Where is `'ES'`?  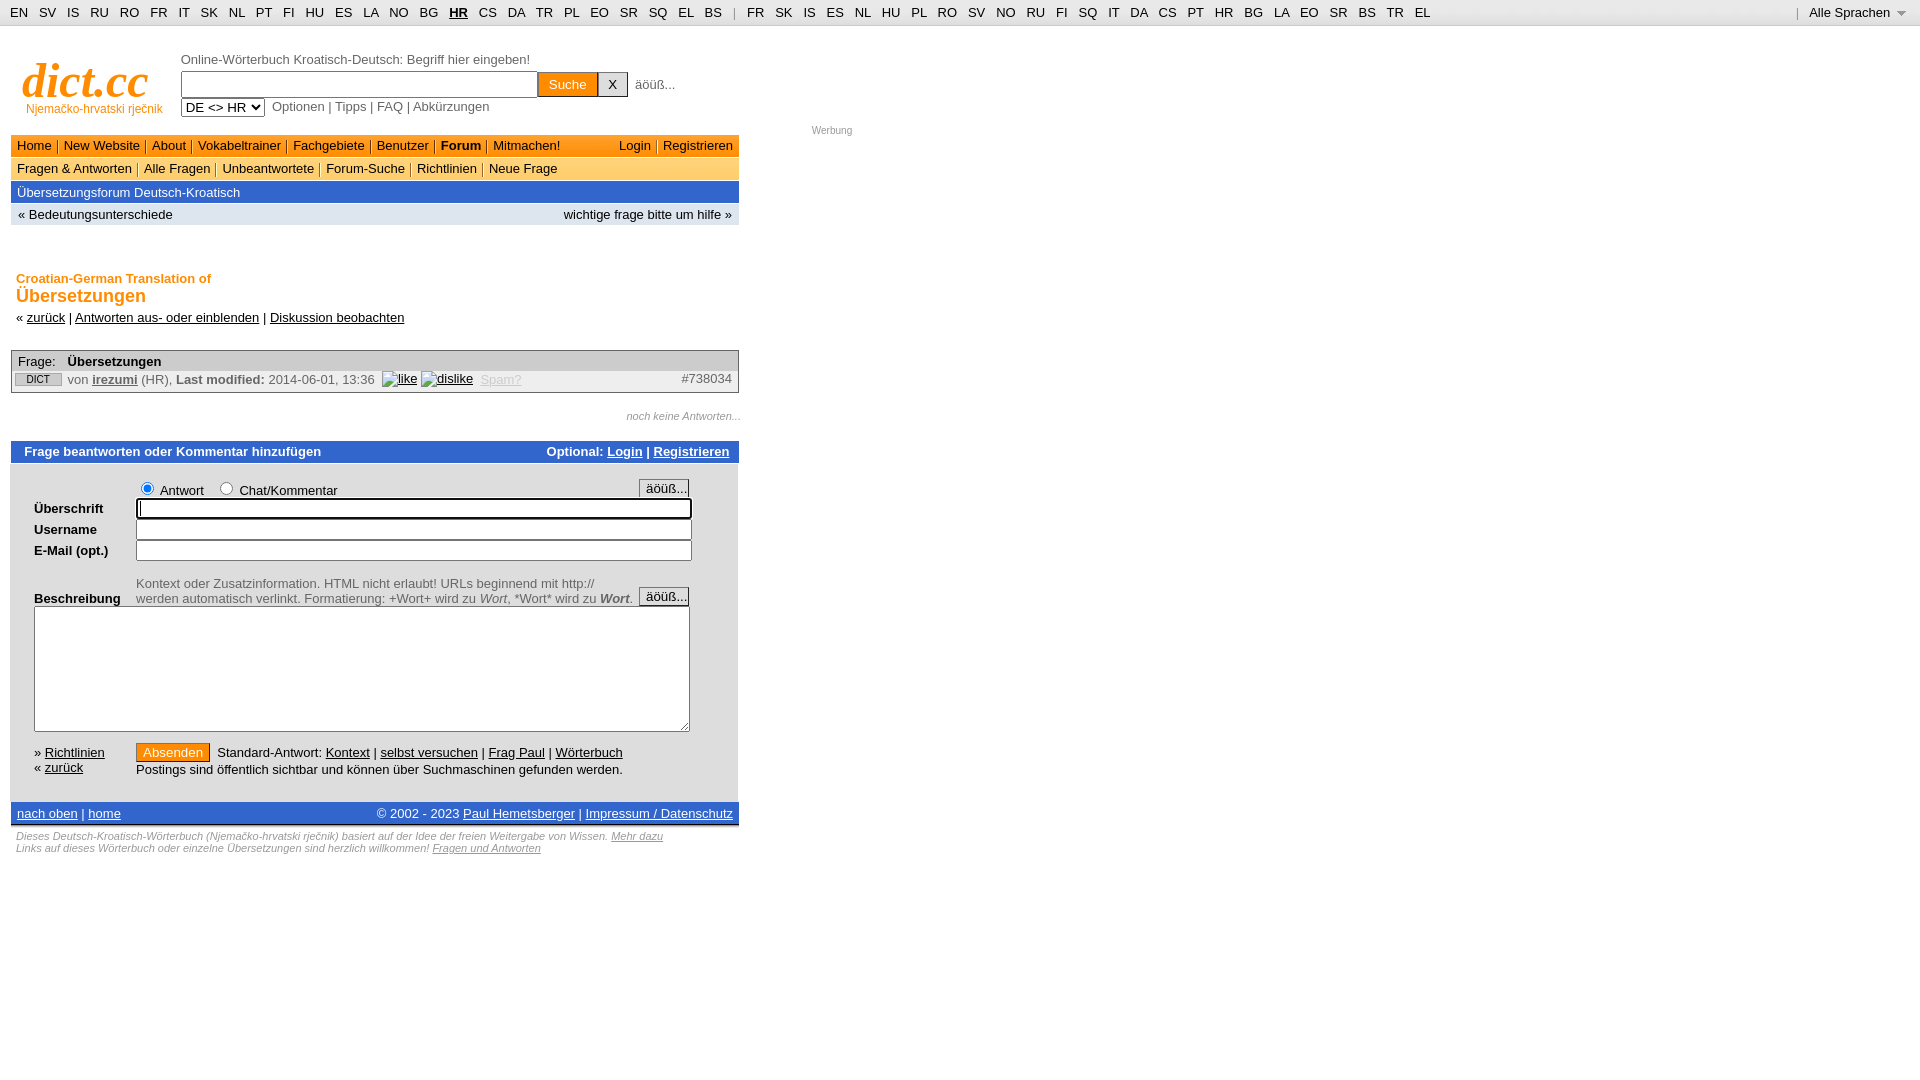 'ES' is located at coordinates (343, 12).